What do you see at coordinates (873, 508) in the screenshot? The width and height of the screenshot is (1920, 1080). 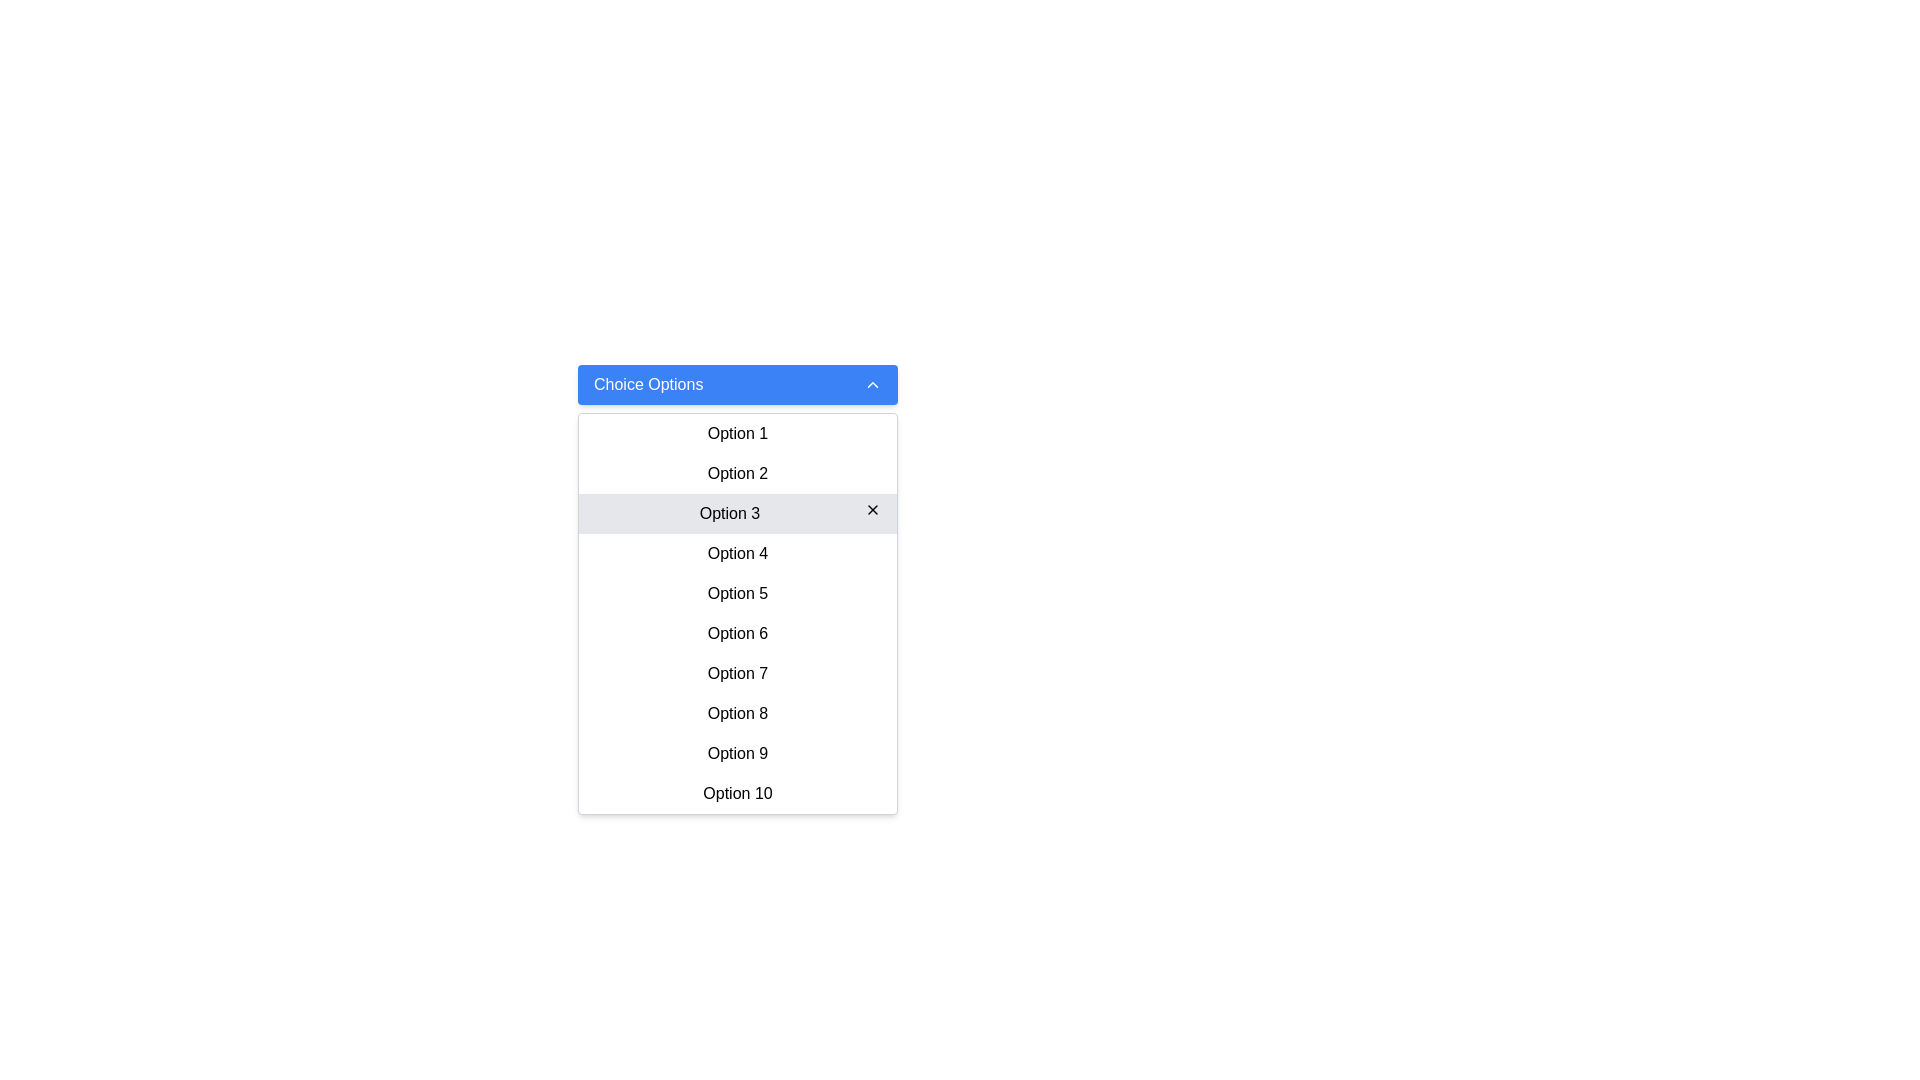 I see `the close icon button located to the far right of the 'Option 3' entry in the list` at bounding box center [873, 508].